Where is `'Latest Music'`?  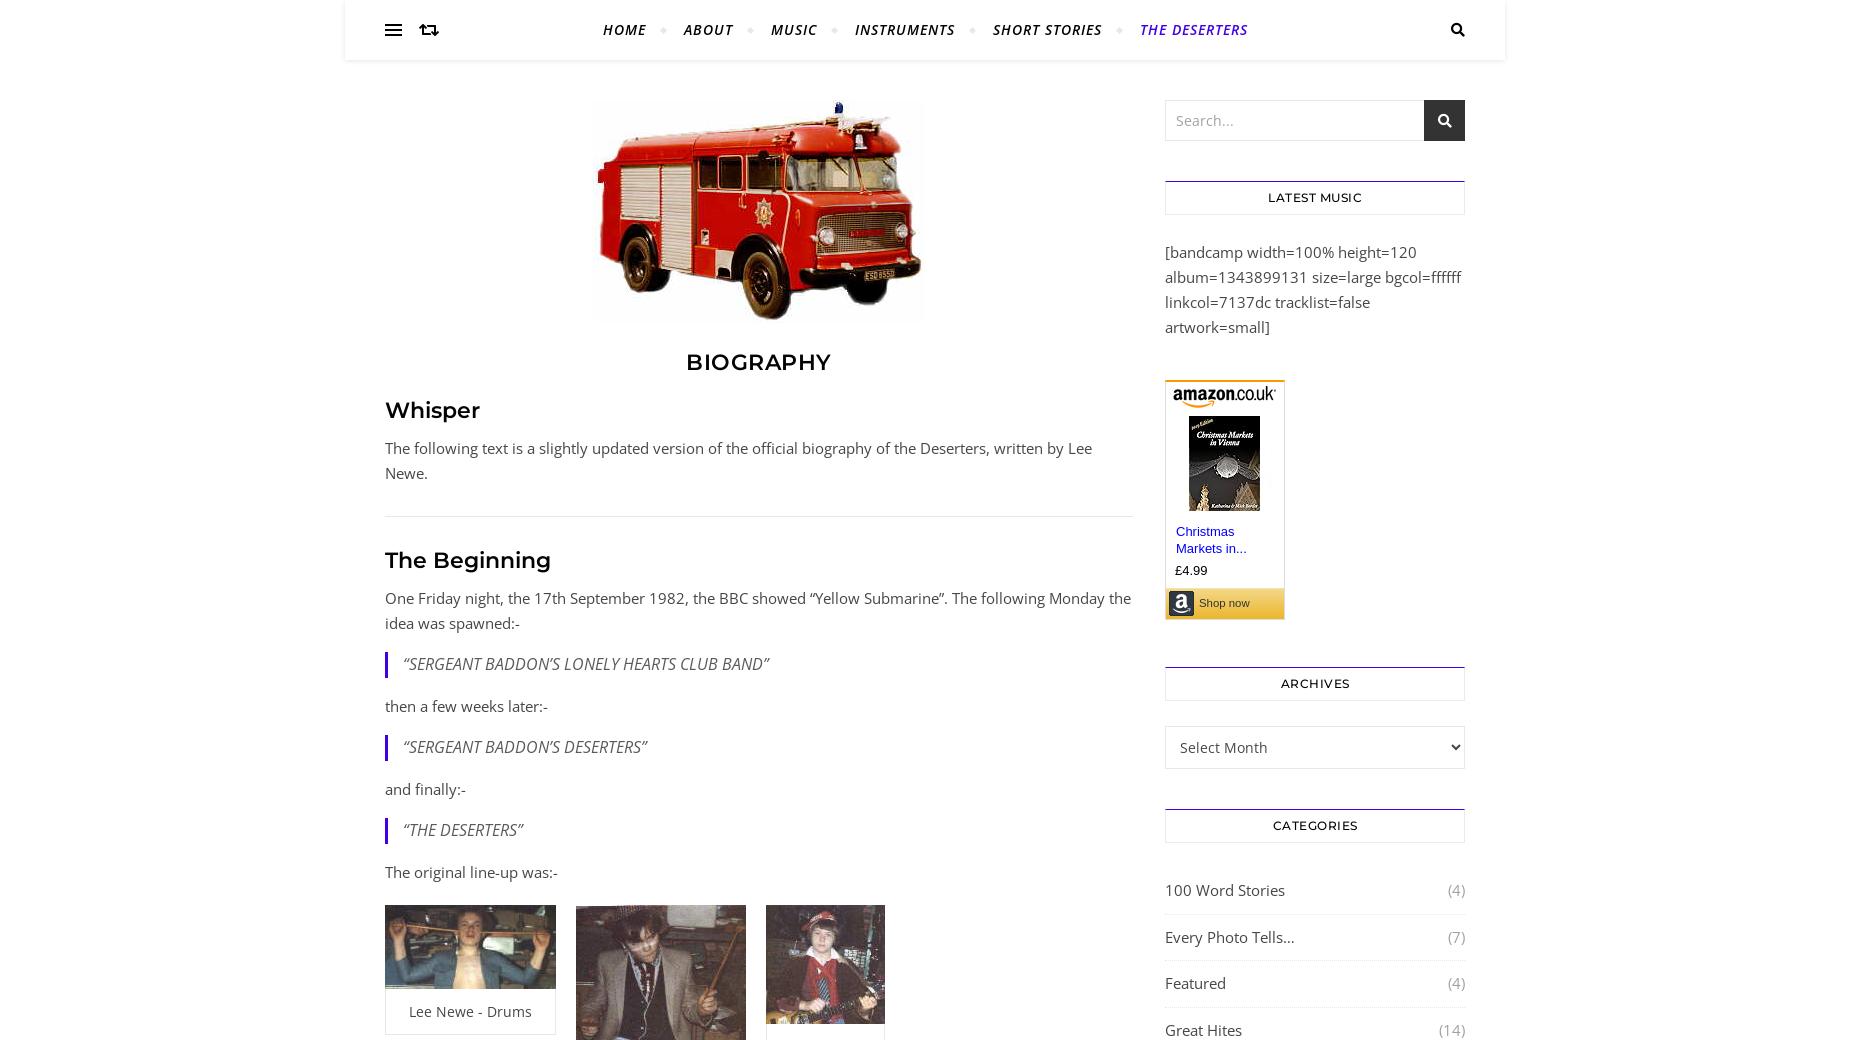
'Latest Music' is located at coordinates (1266, 197).